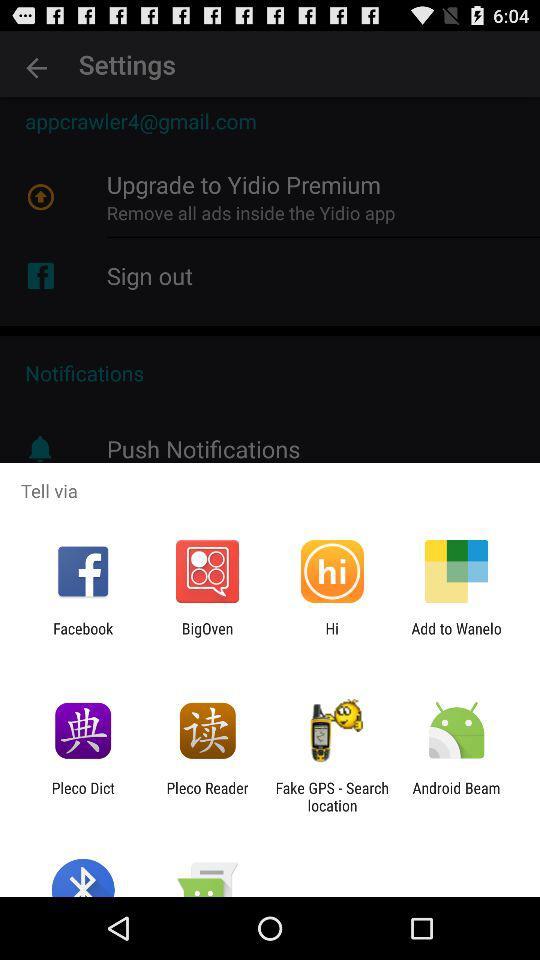 The width and height of the screenshot is (540, 960). I want to click on the fake gps search app, so click(332, 796).